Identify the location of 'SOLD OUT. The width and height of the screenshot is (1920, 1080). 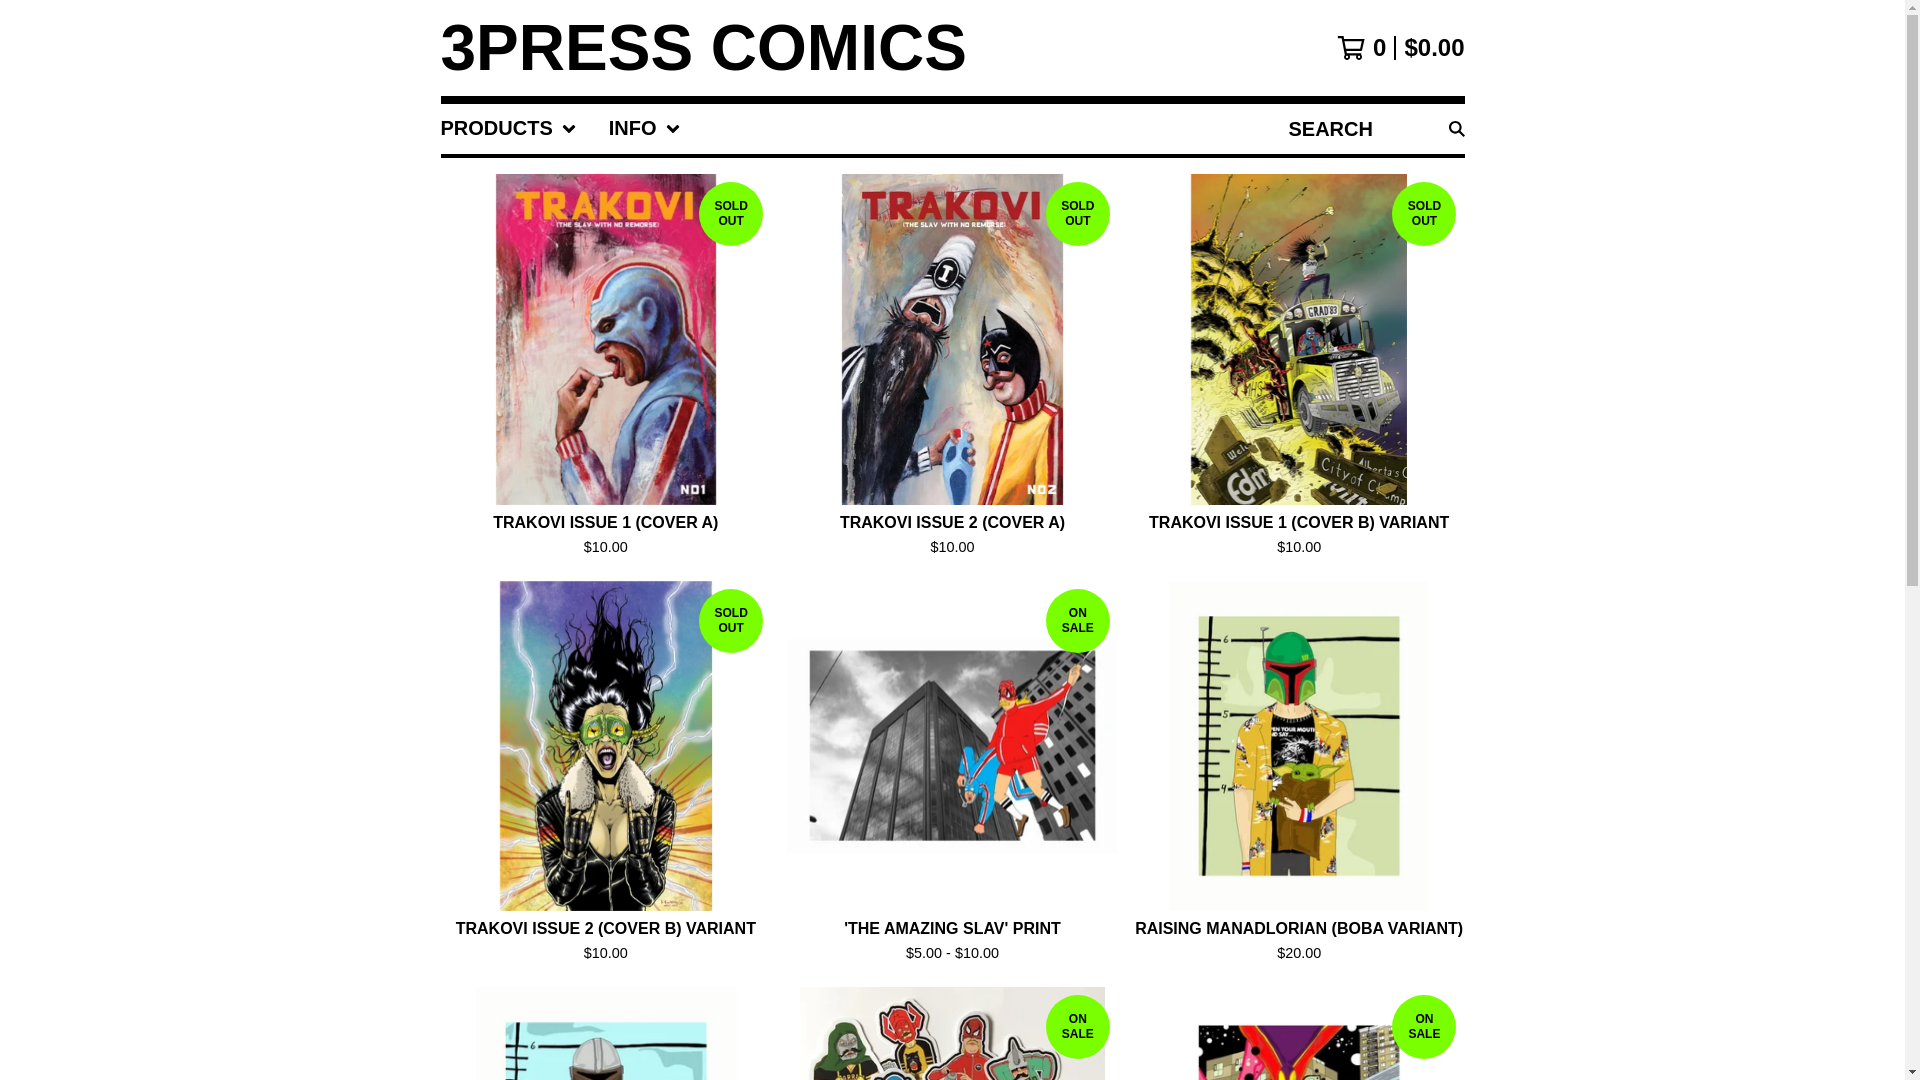
(604, 775).